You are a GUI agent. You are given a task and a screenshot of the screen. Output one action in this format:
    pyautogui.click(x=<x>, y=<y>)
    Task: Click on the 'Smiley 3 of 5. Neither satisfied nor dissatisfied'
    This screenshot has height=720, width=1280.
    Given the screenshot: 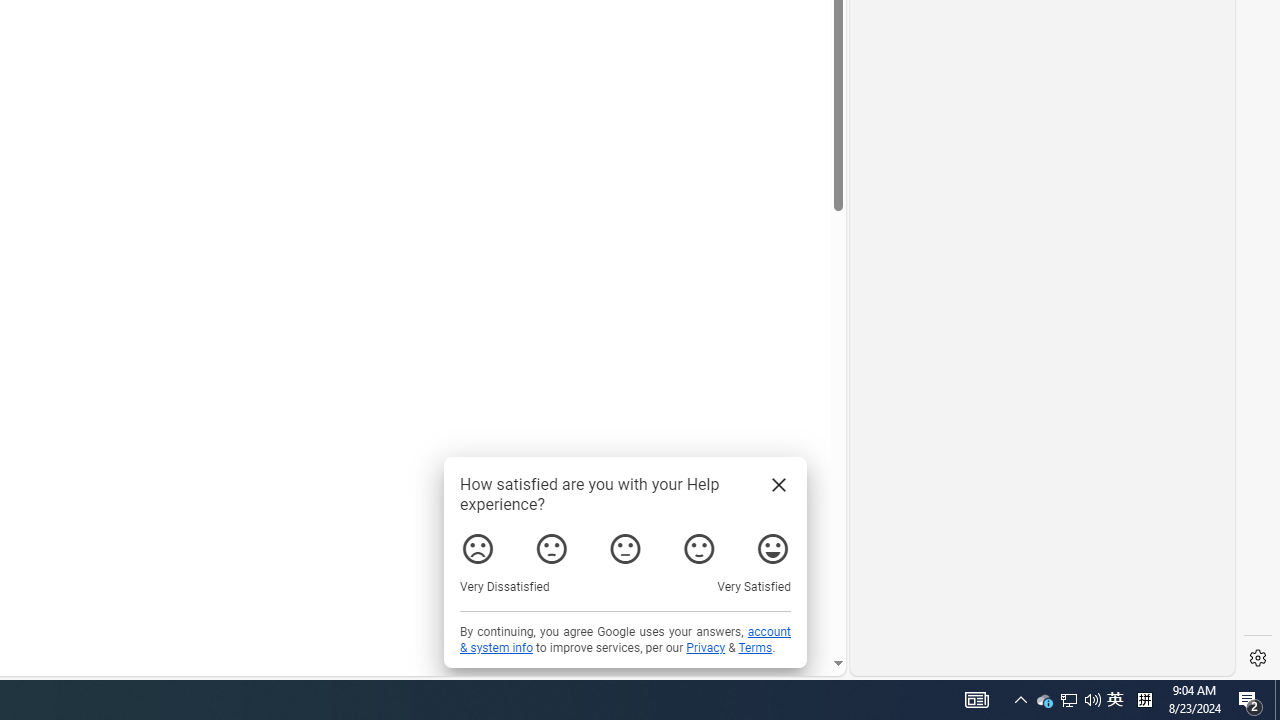 What is the action you would take?
    pyautogui.click(x=624, y=549)
    